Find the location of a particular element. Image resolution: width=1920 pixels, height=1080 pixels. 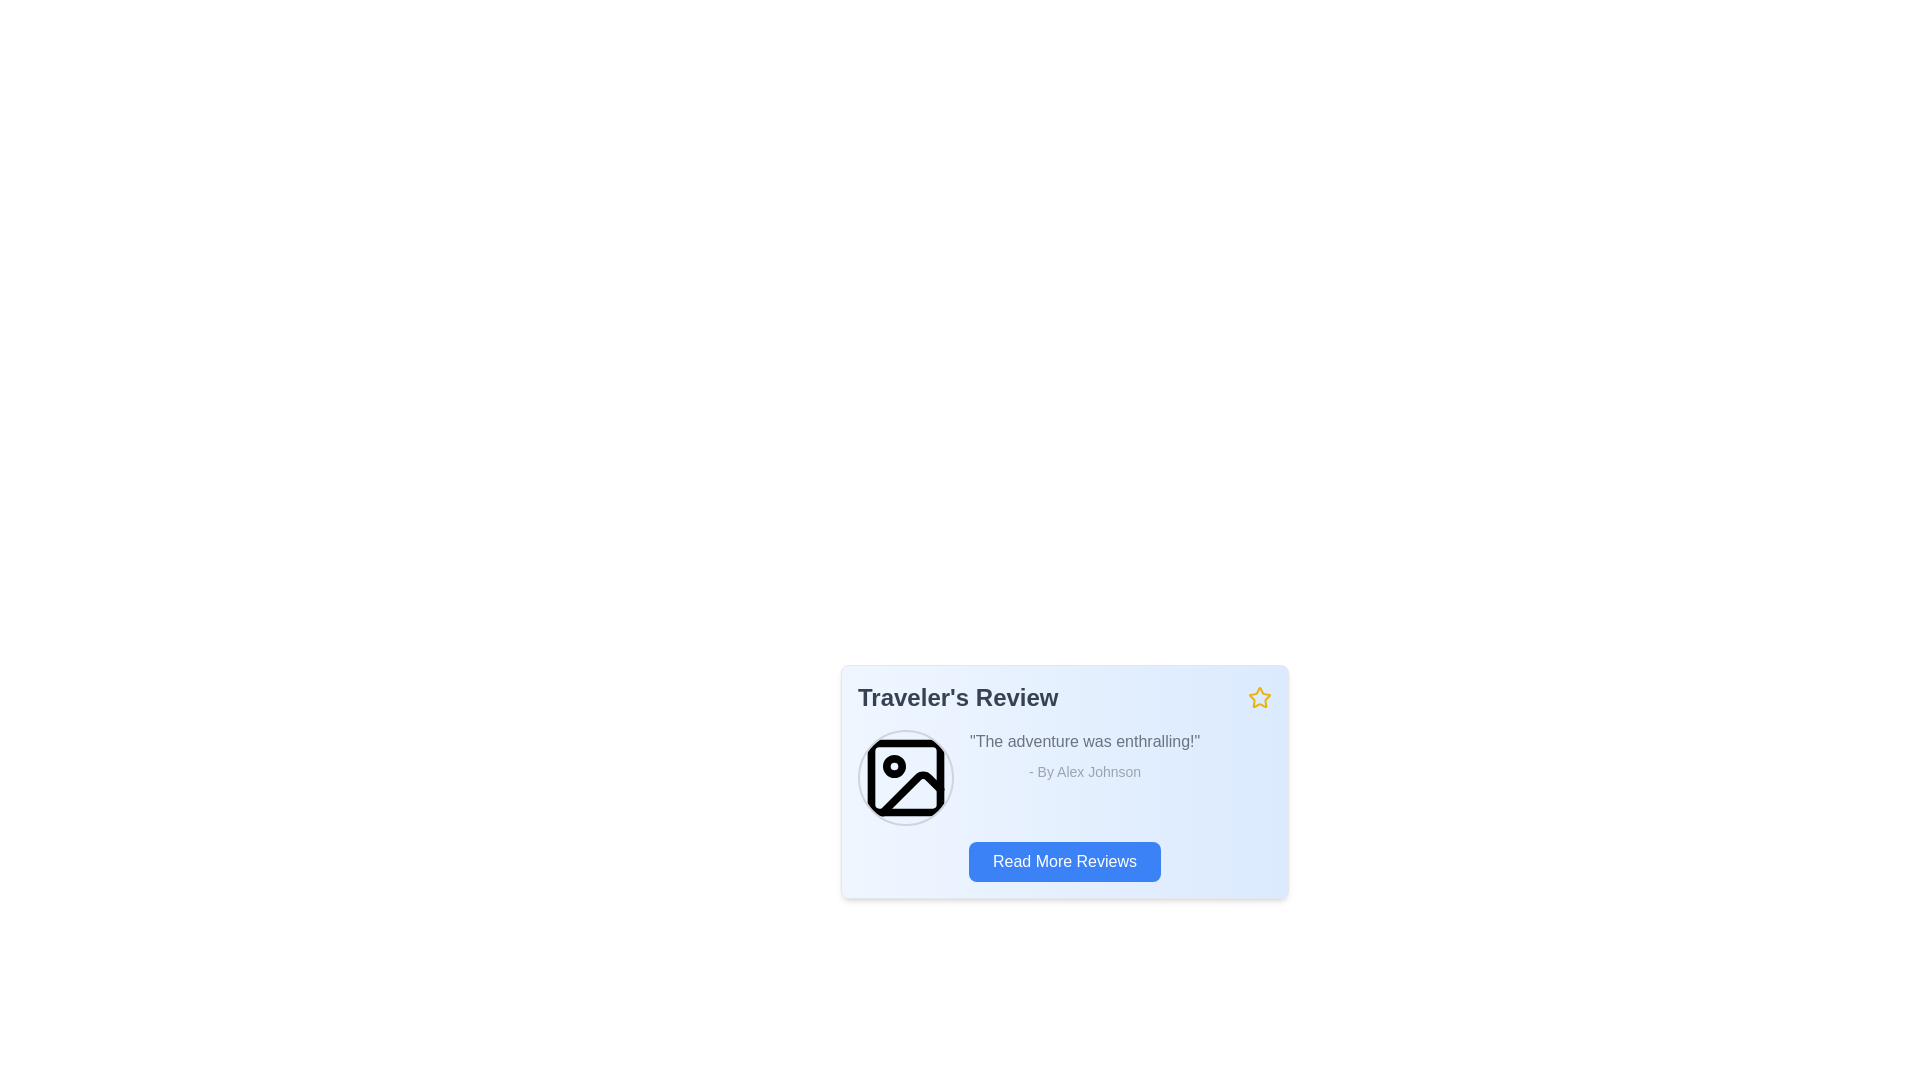

the small circle element located within the upper-left quadrant of the larger image icon on the left side of the review card is located at coordinates (893, 765).